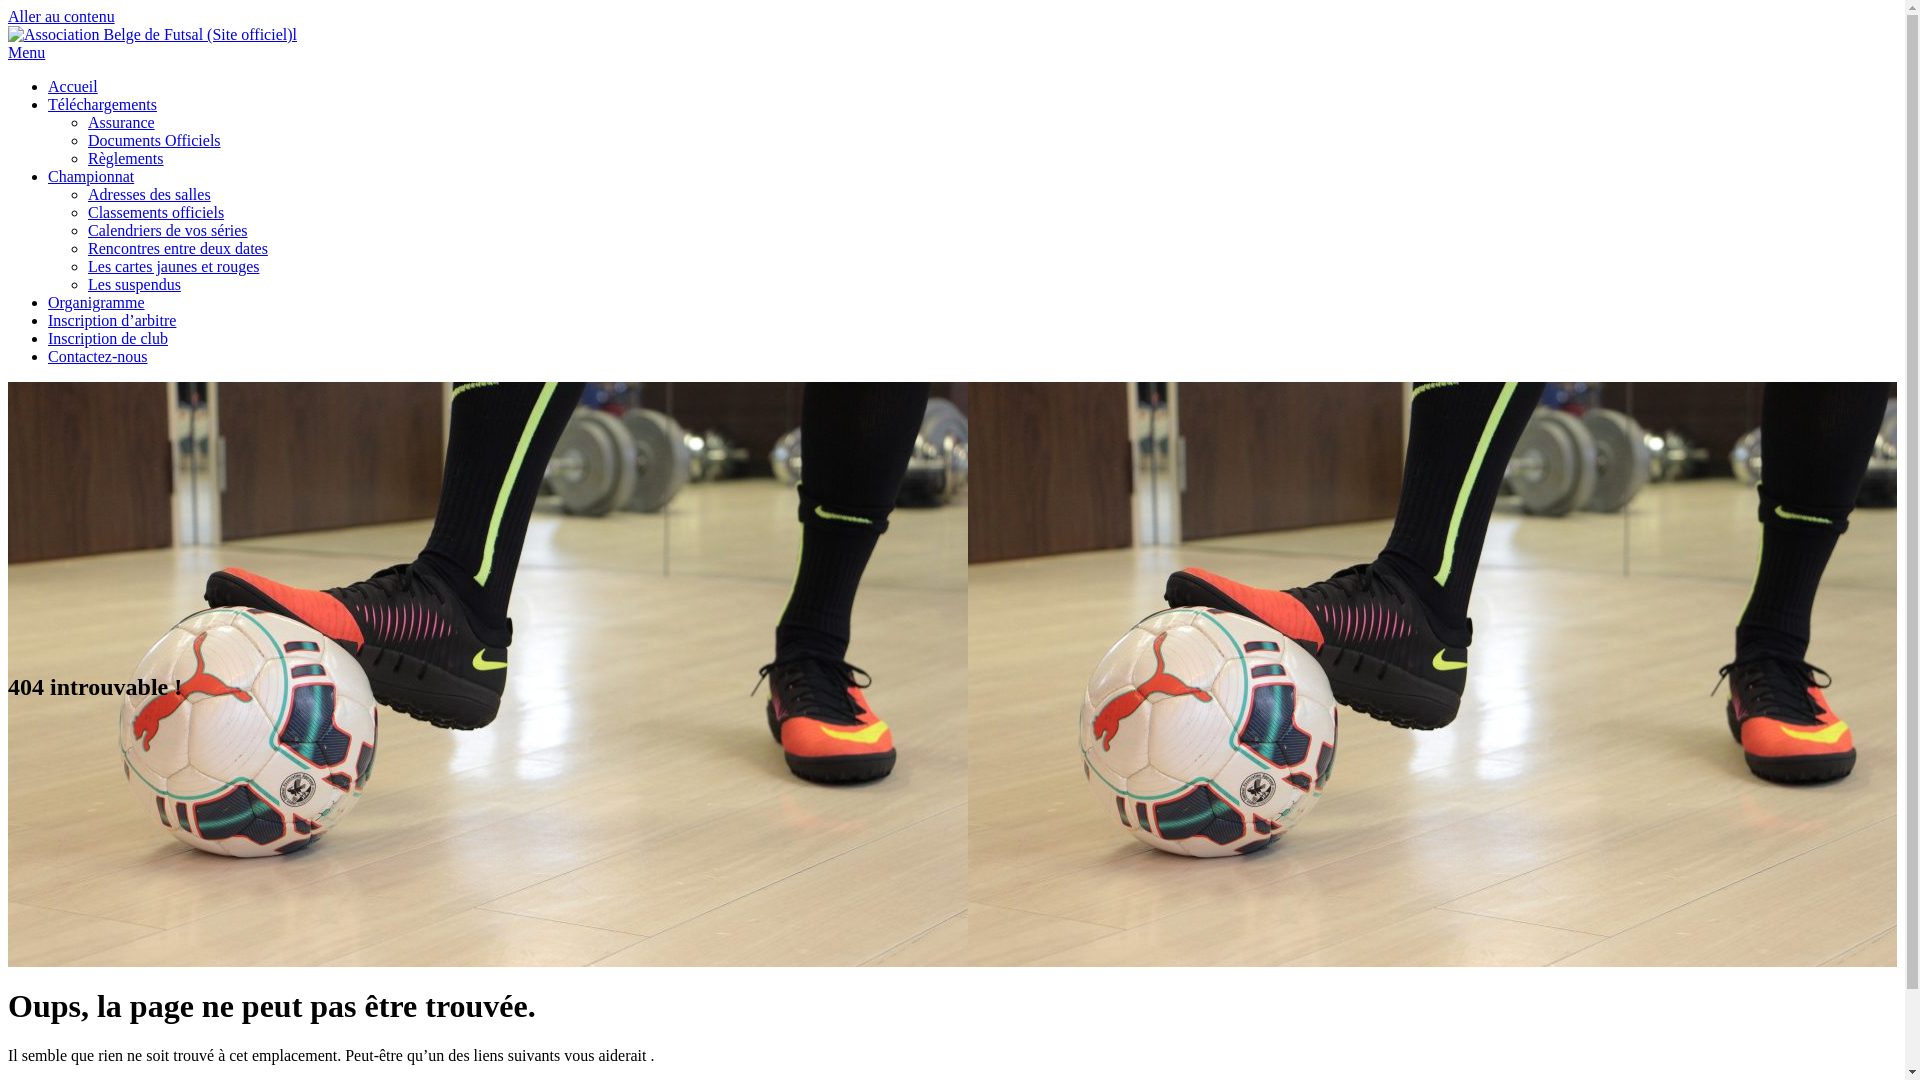 This screenshot has height=1080, width=1920. What do you see at coordinates (120, 122) in the screenshot?
I see `'Assurance'` at bounding box center [120, 122].